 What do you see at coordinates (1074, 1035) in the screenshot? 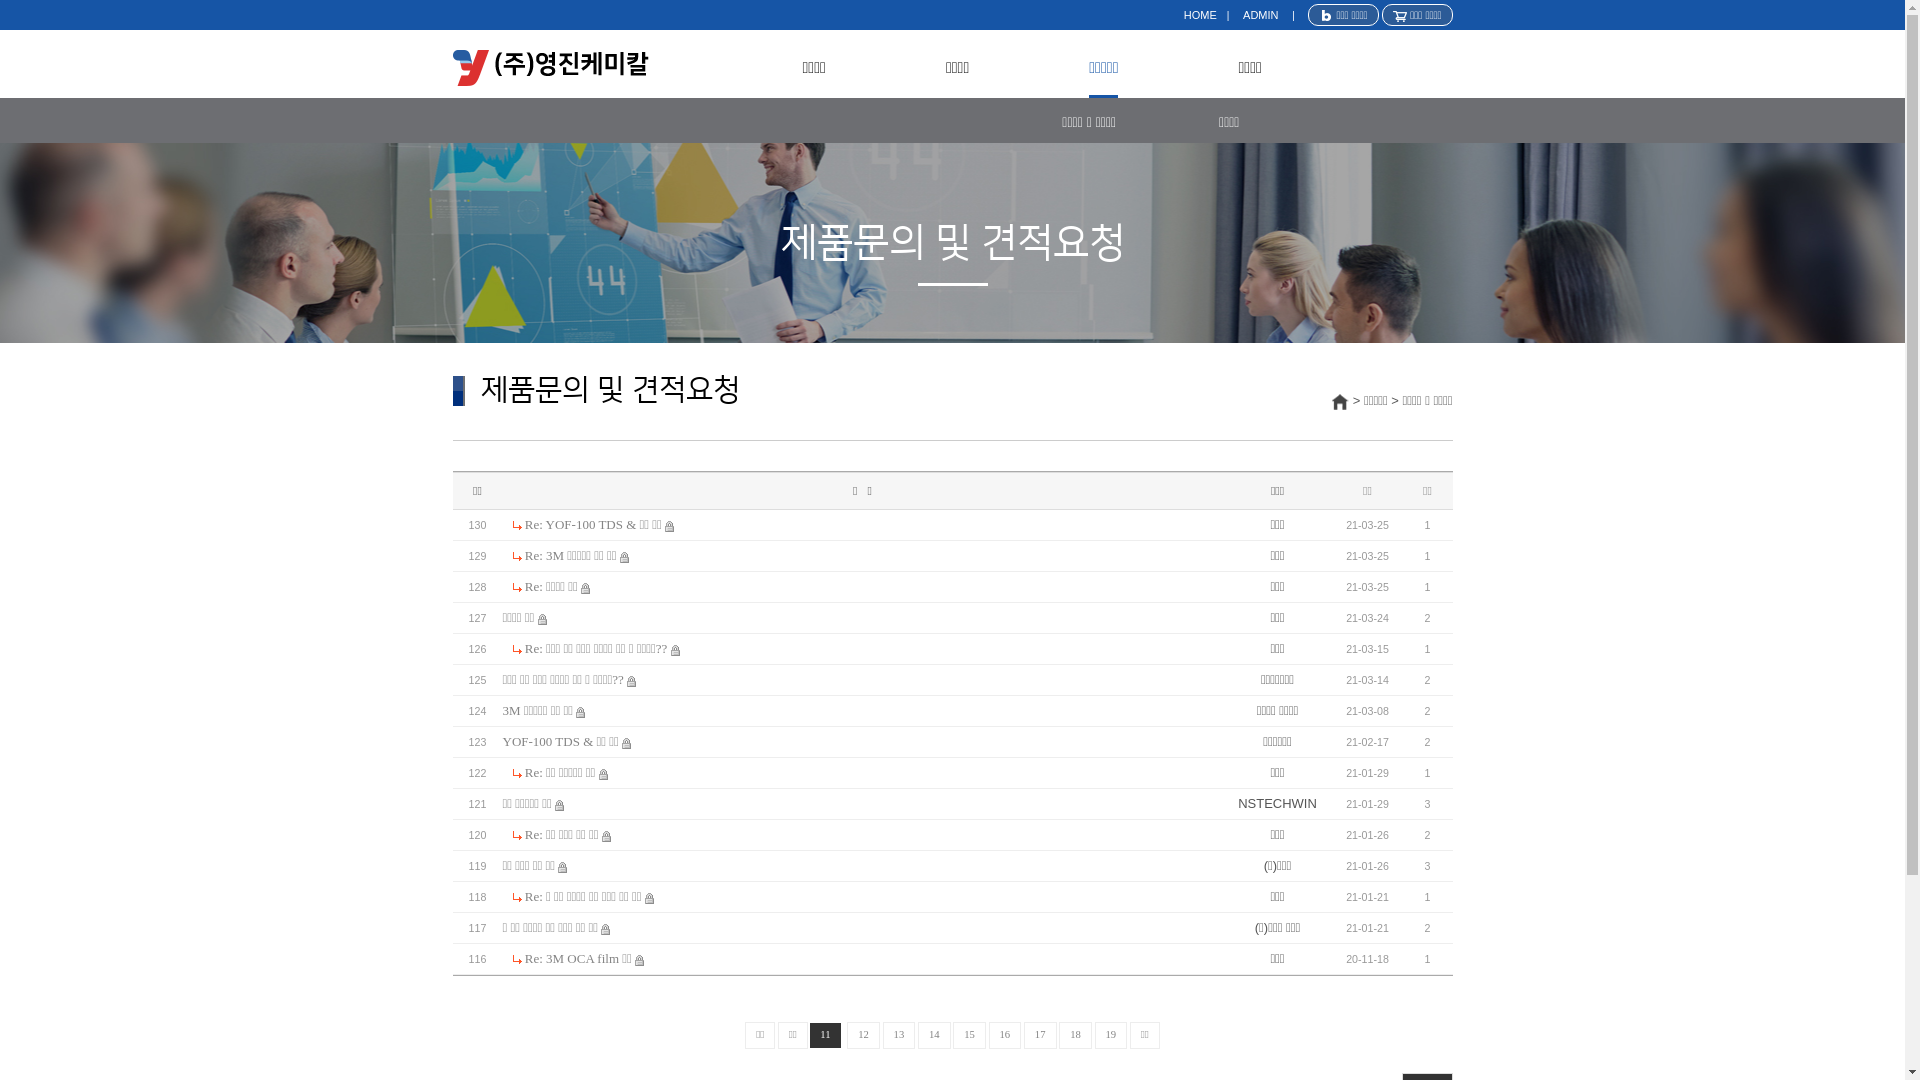
I see `'18'` at bounding box center [1074, 1035].